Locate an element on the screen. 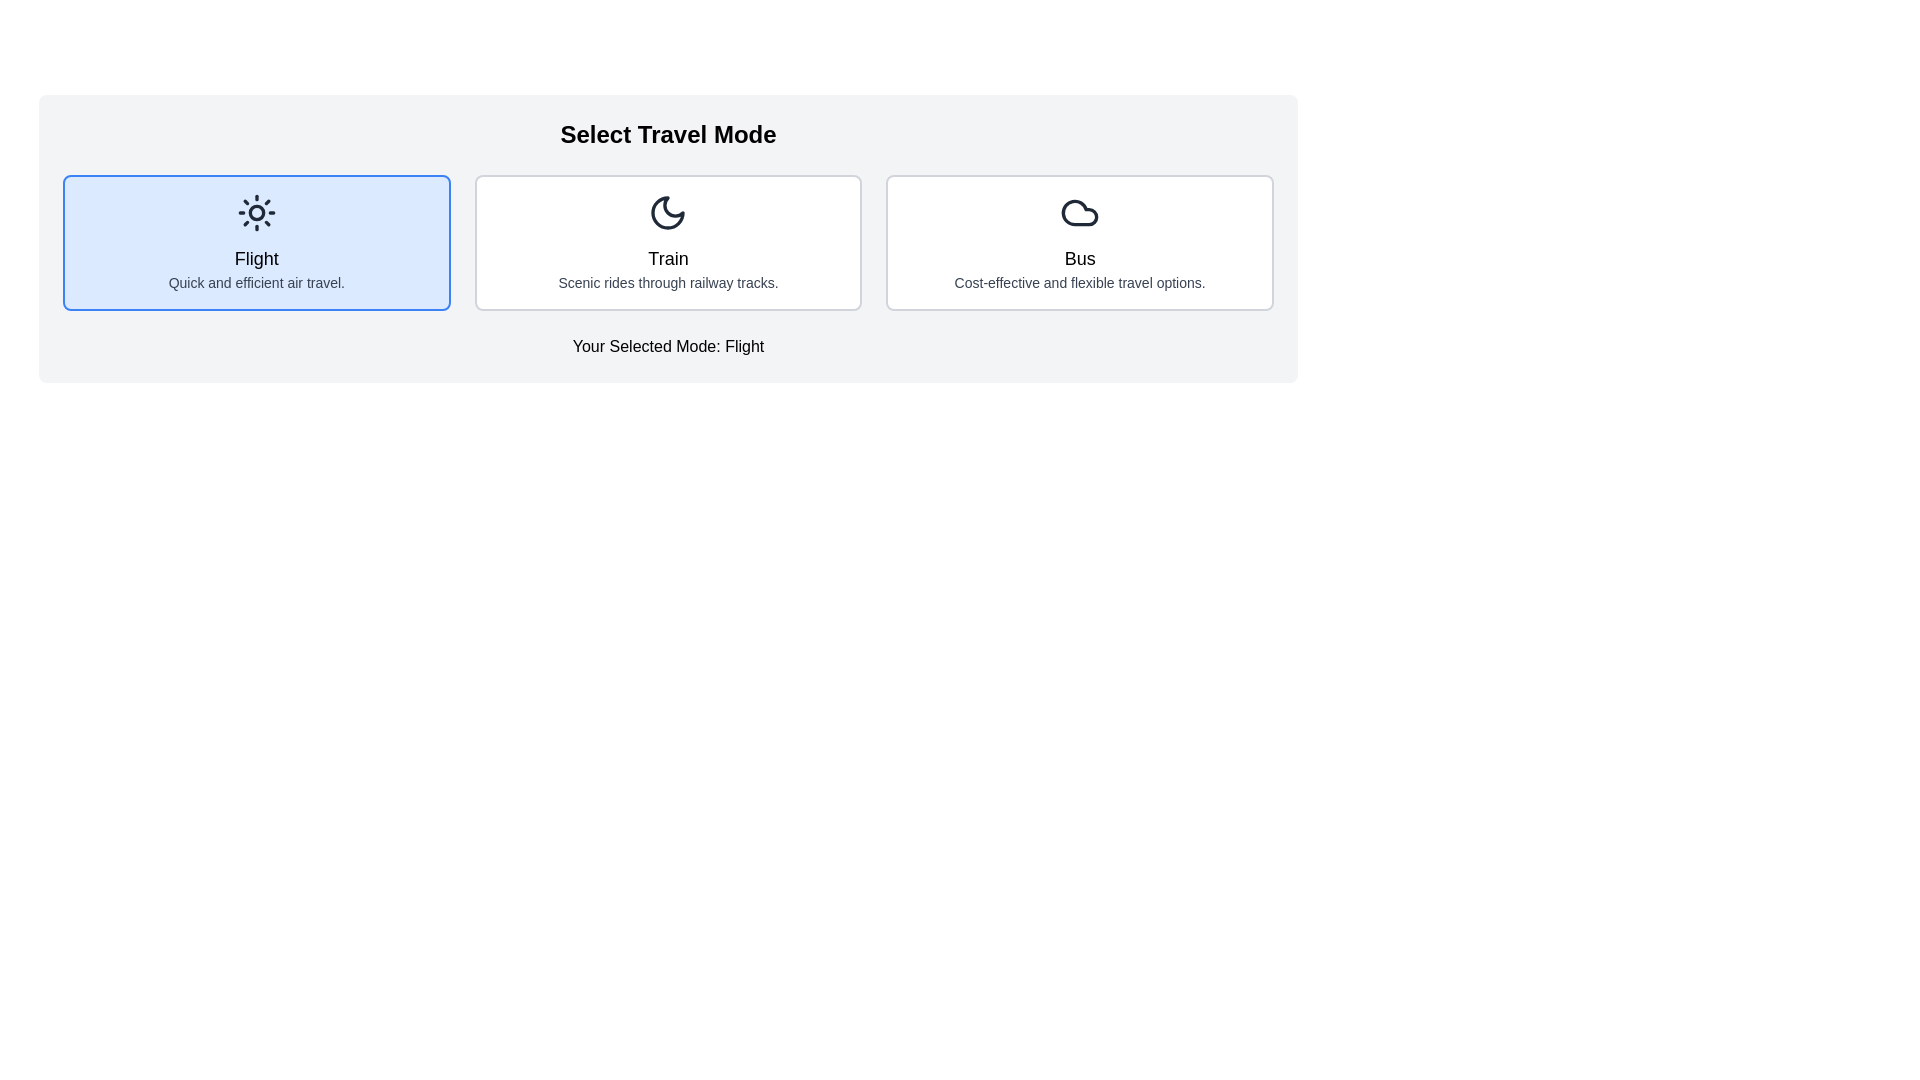  the text element displaying 'Scenic rides through railway tracks.' which is styled in gray and located below the 'Train' label in the travel mode selection row is located at coordinates (668, 282).